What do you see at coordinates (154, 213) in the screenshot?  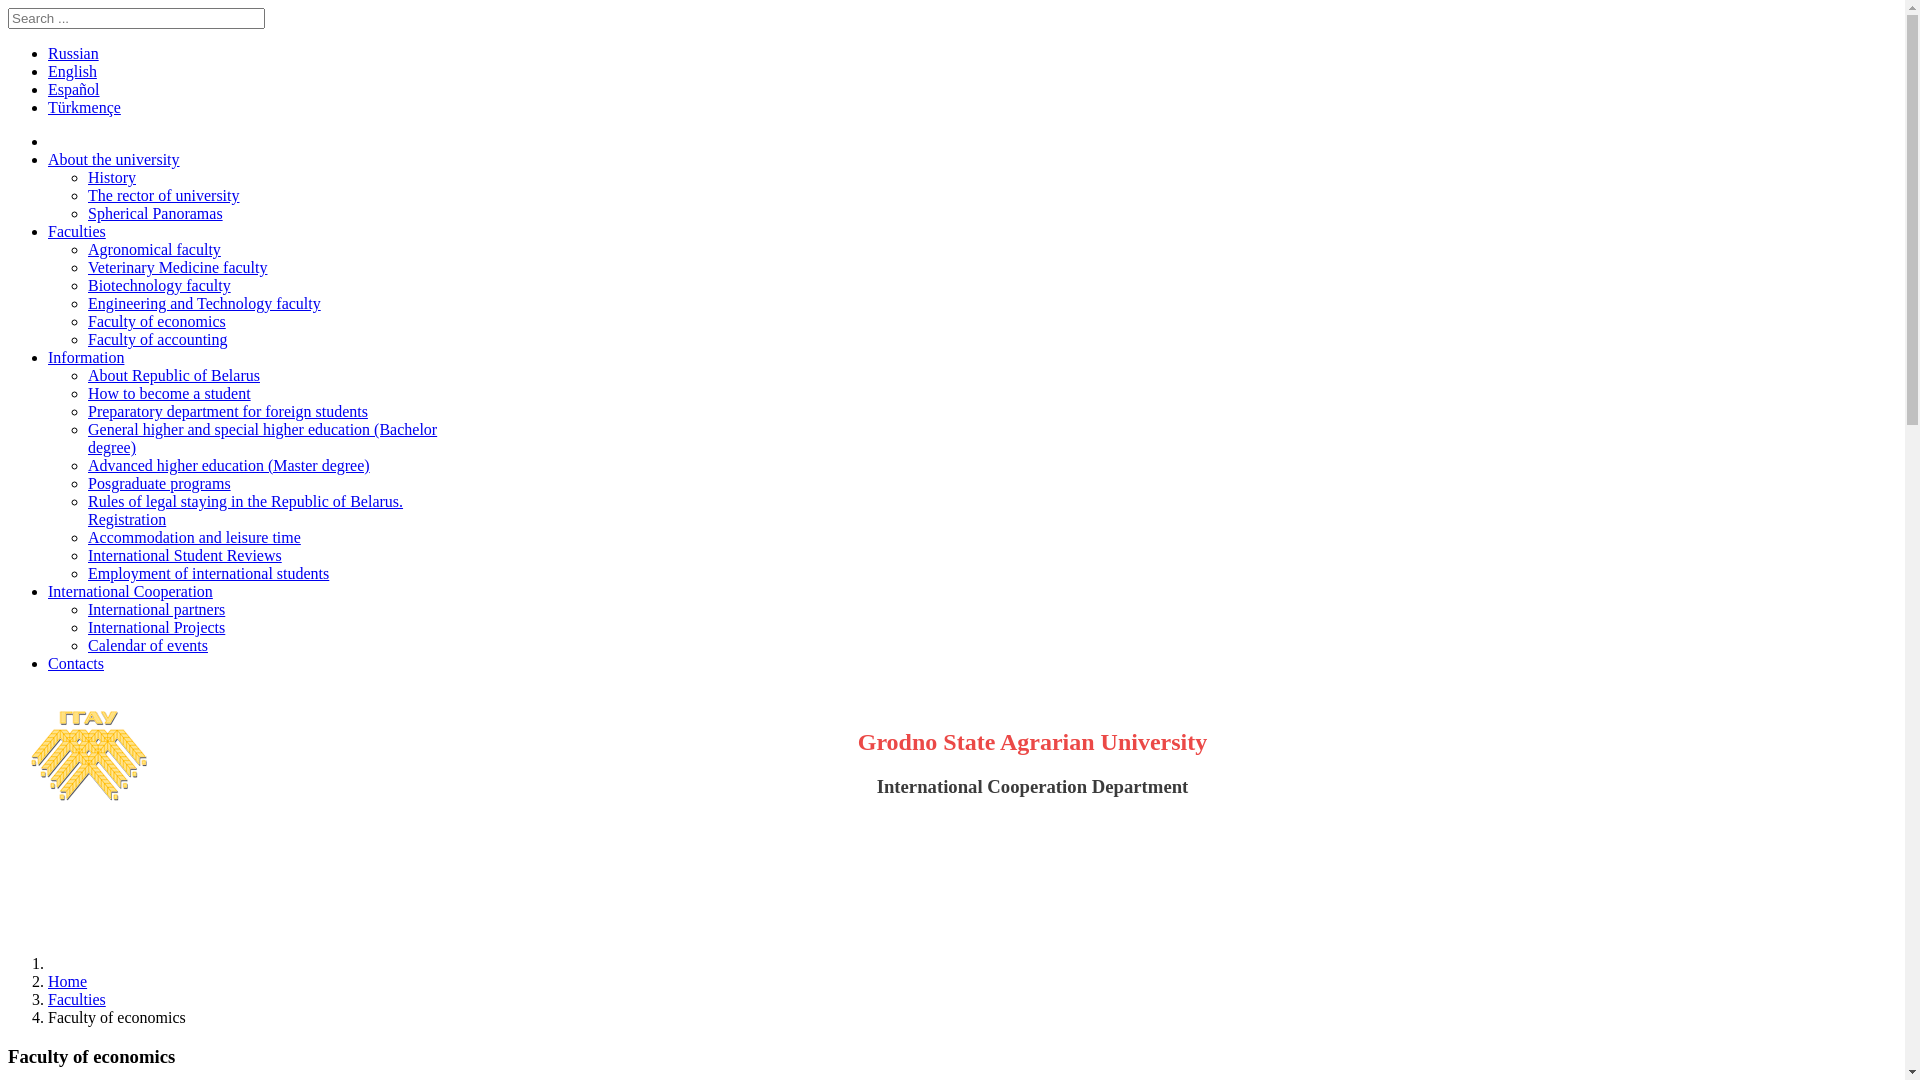 I see `'Spherical Panoramas'` at bounding box center [154, 213].